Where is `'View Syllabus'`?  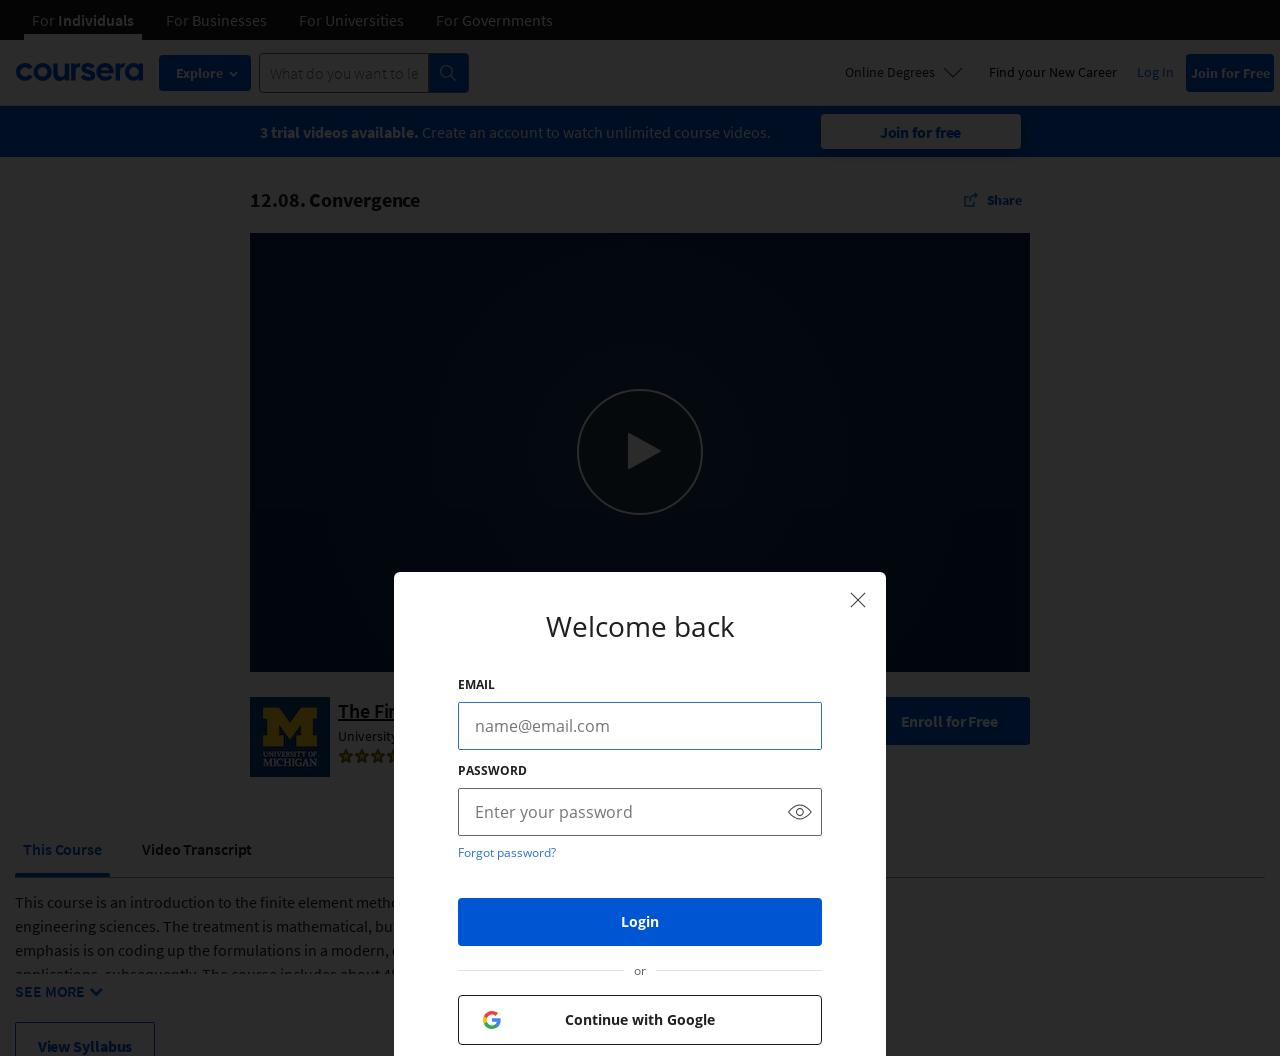 'View Syllabus' is located at coordinates (83, 1044).